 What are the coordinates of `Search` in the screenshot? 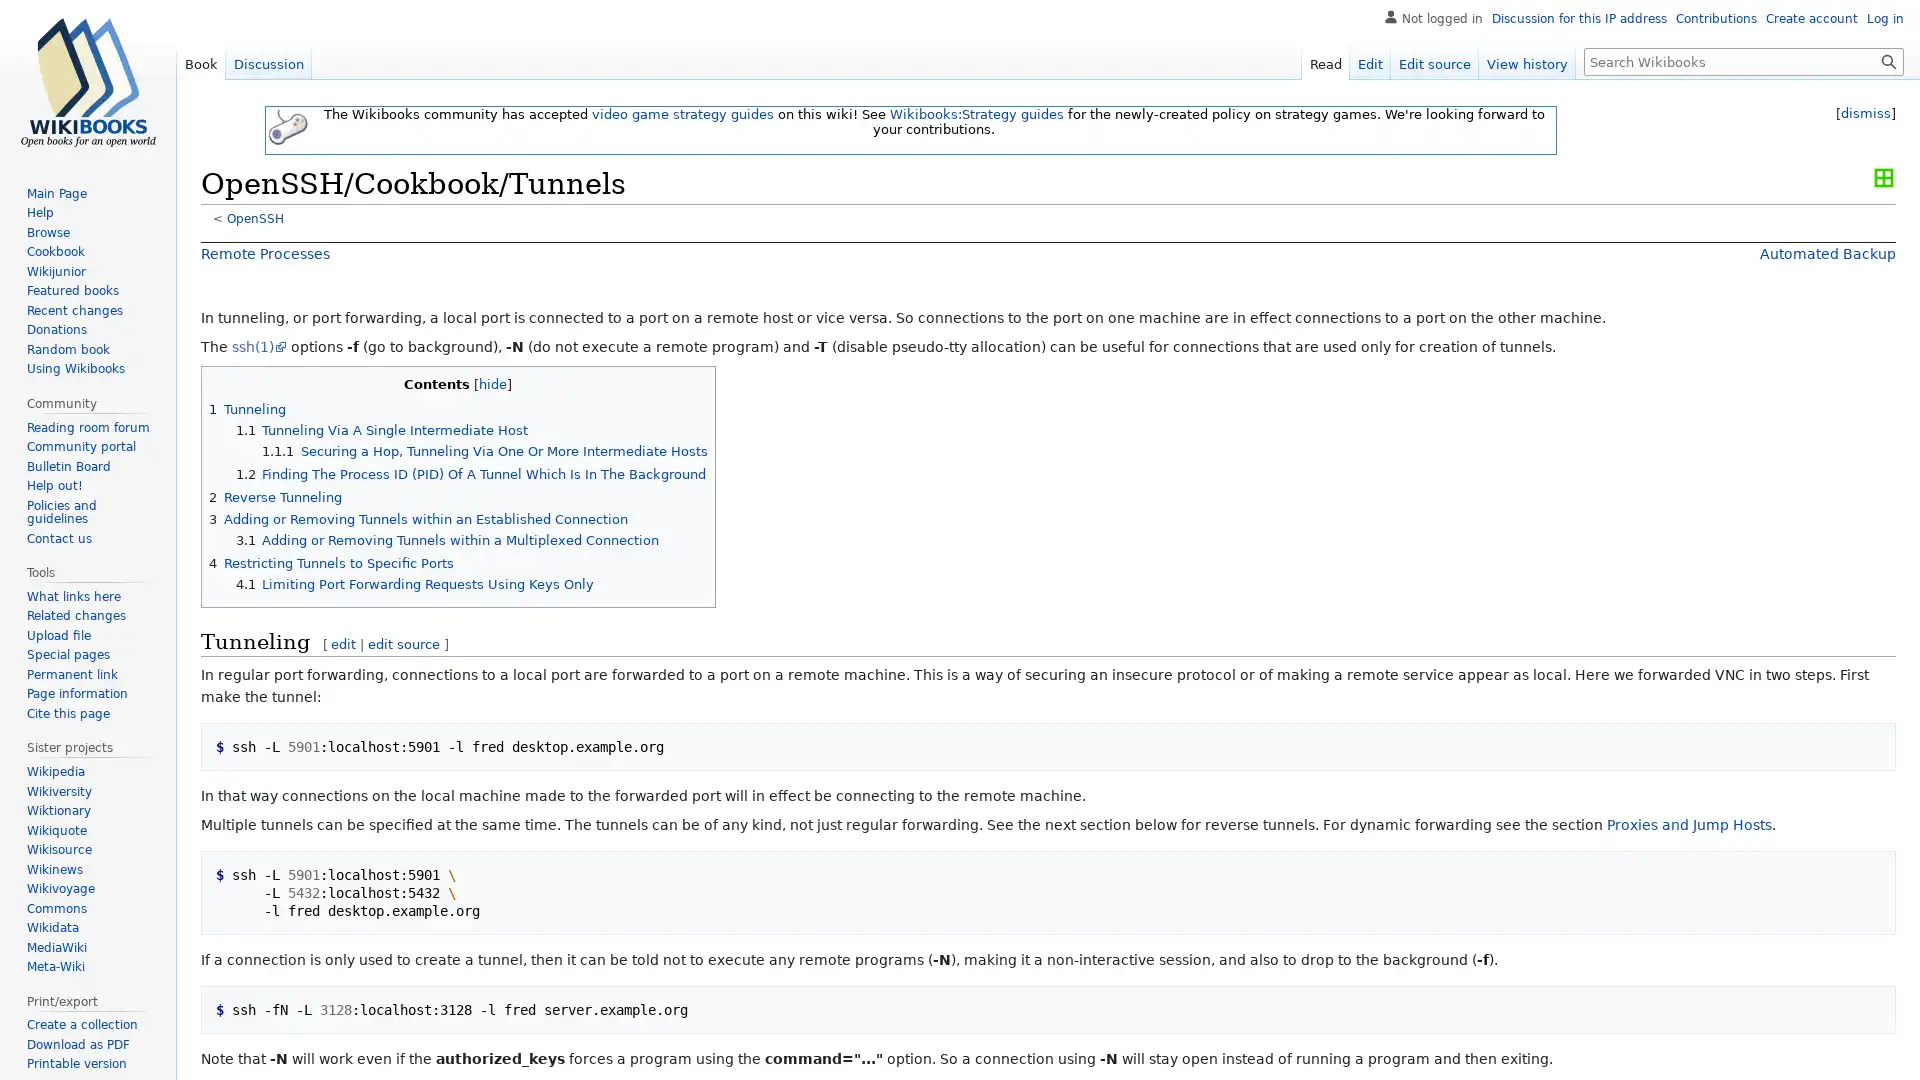 It's located at (1888, 60).